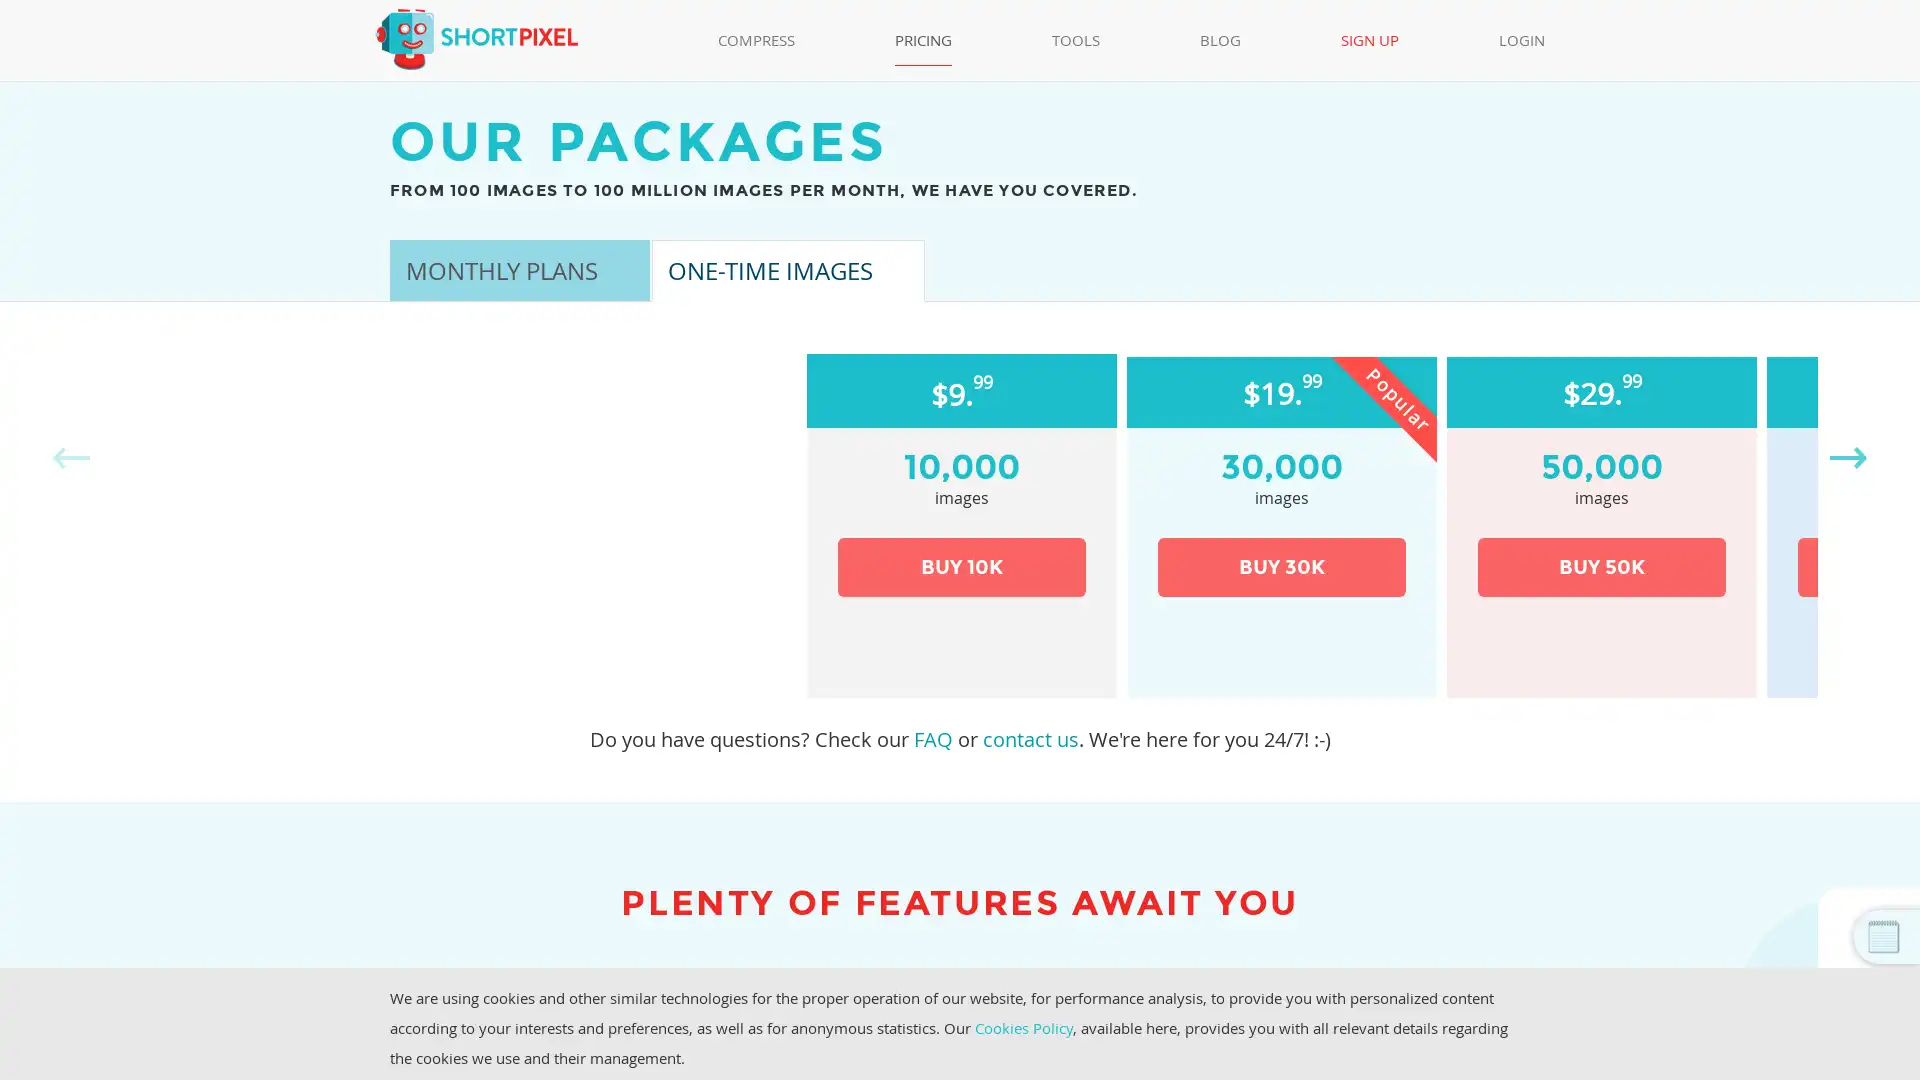 The image size is (1920, 1080). Describe the element at coordinates (1281, 567) in the screenshot. I see `BUY 30K` at that location.